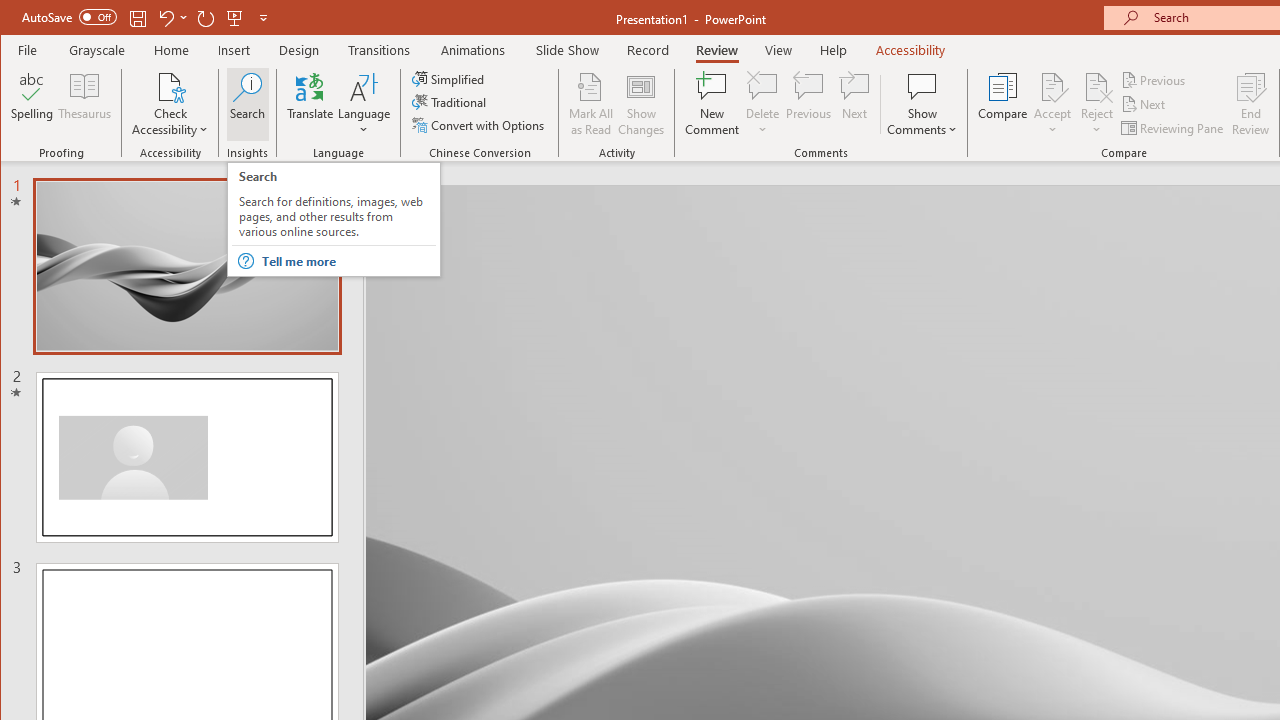  What do you see at coordinates (761, 85) in the screenshot?
I see `'Delete'` at bounding box center [761, 85].